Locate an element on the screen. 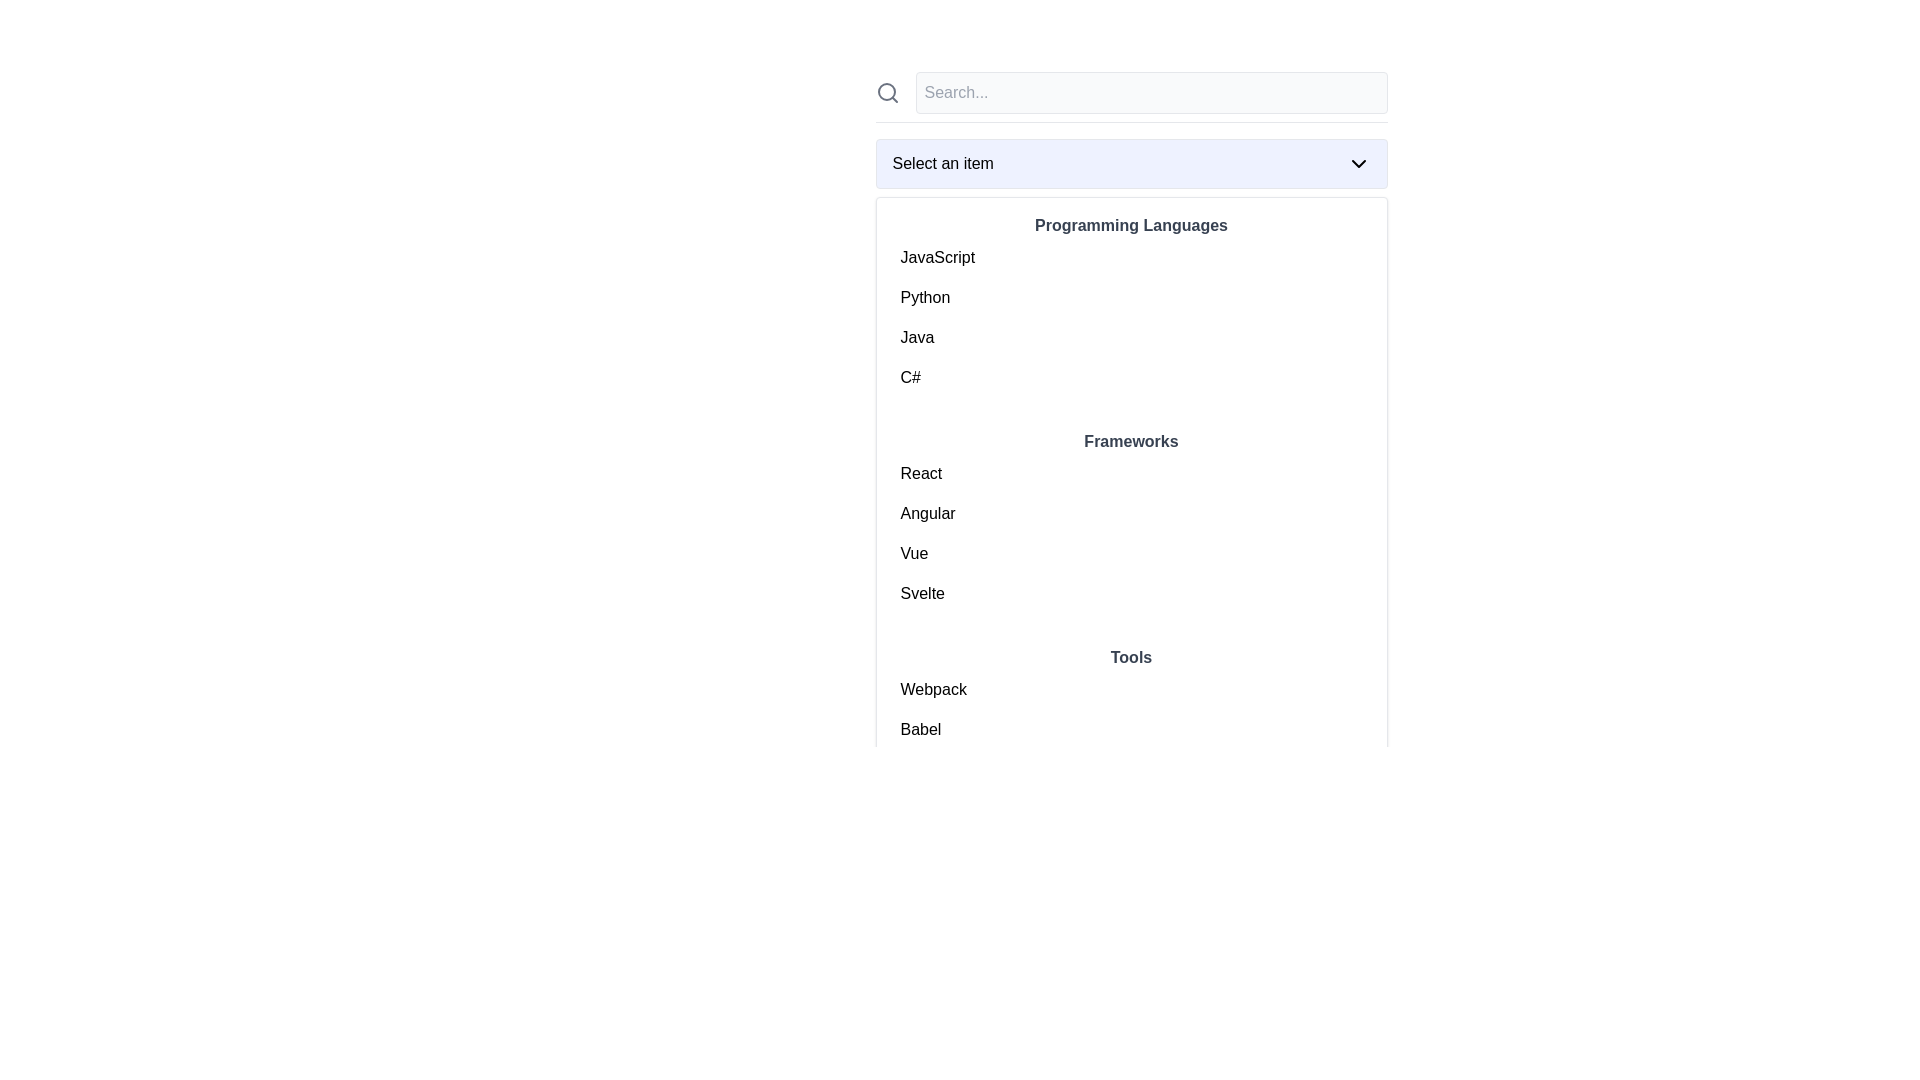  the Text Label displaying the header 'Frameworks', which is bold and gray, situated above the sub-items in the Programming Languages section is located at coordinates (1131, 441).